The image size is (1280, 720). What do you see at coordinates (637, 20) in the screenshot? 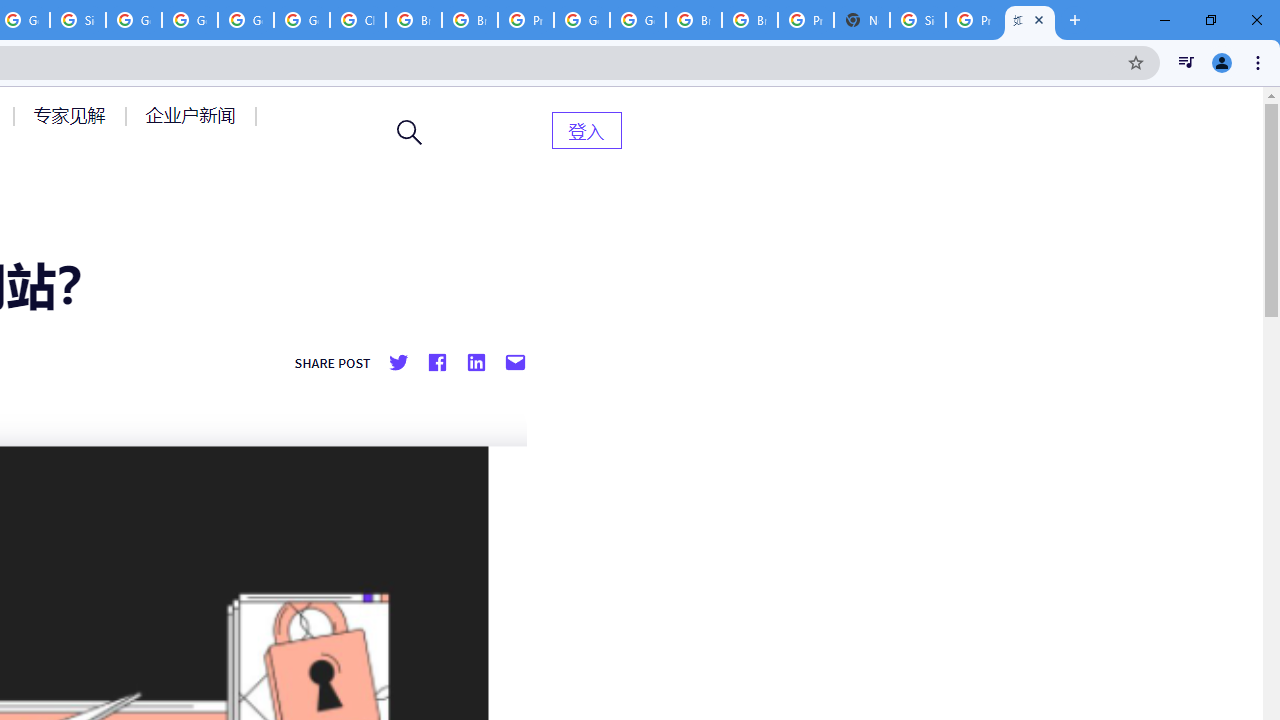
I see `'Google Cloud Platform'` at bounding box center [637, 20].